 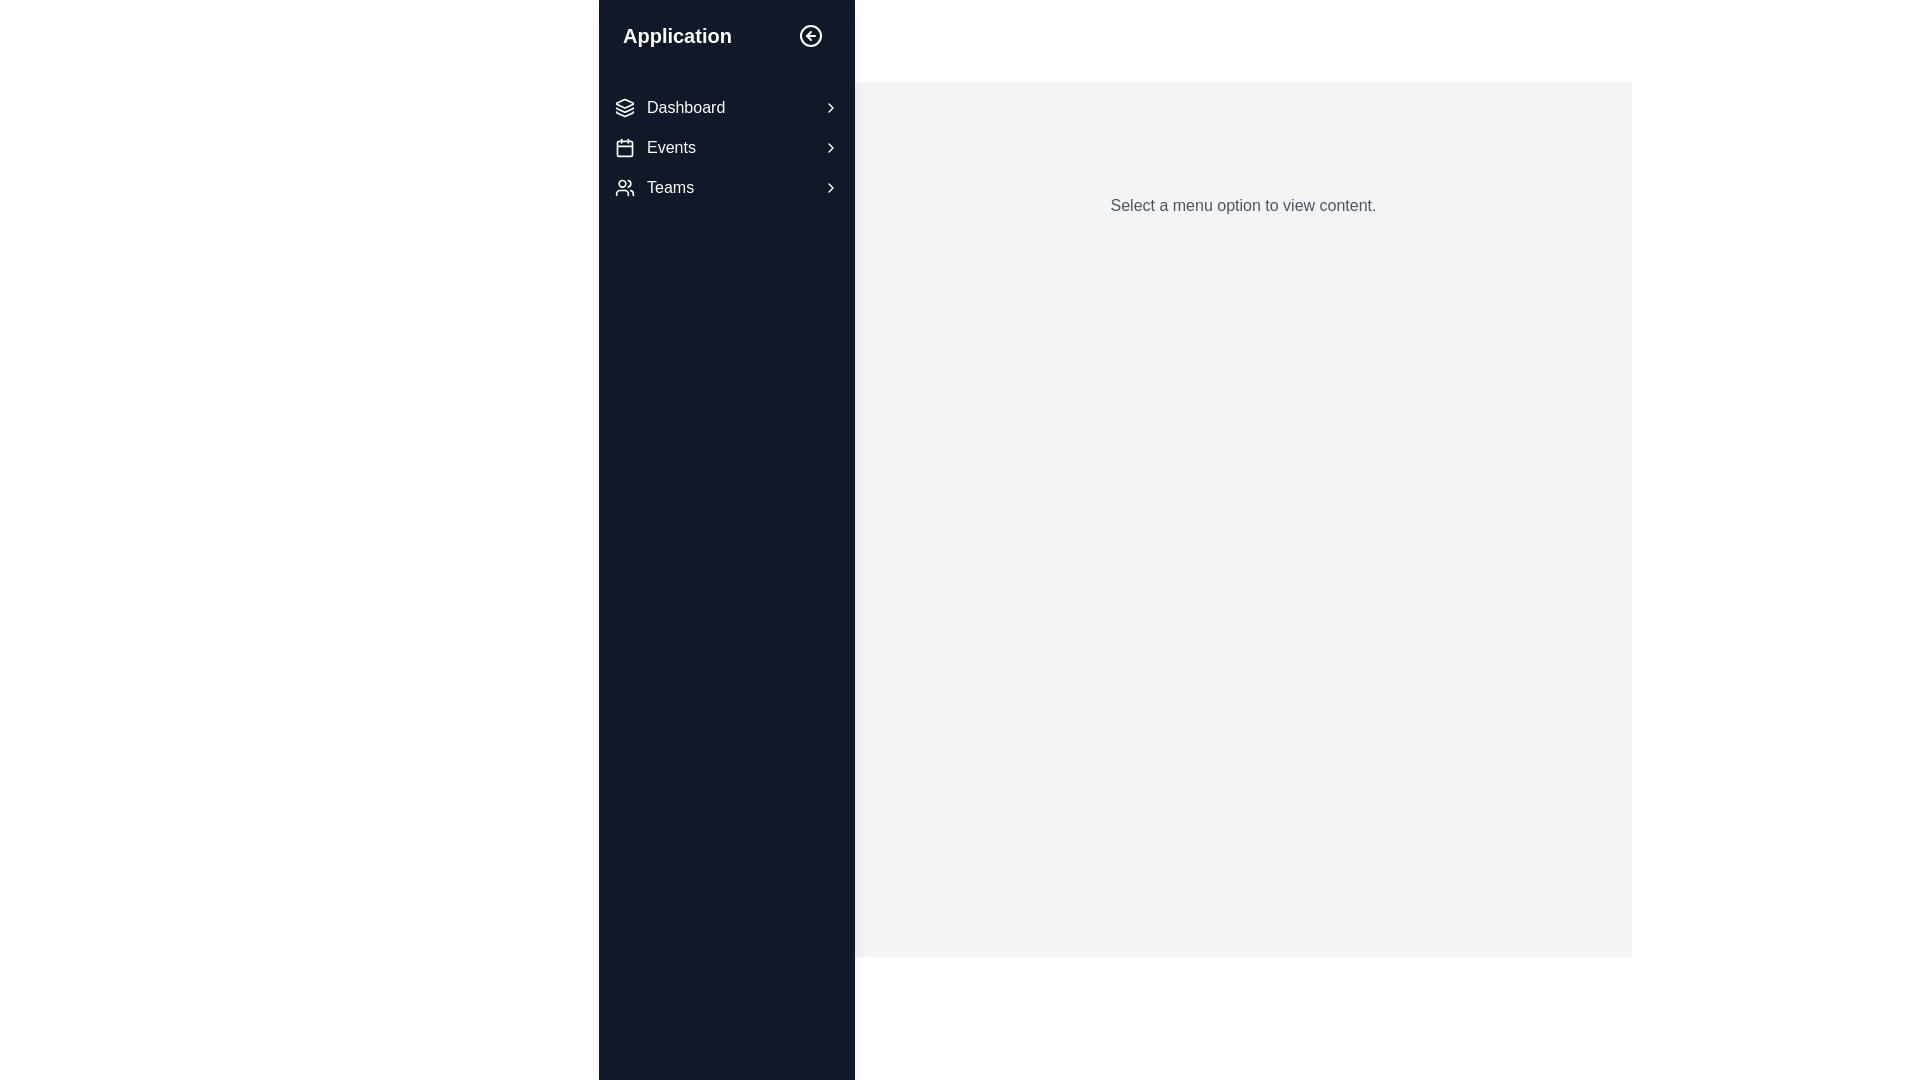 What do you see at coordinates (654, 188) in the screenshot?
I see `the 'Teams' navigation item in the vertical menu on the left side of the interface` at bounding box center [654, 188].